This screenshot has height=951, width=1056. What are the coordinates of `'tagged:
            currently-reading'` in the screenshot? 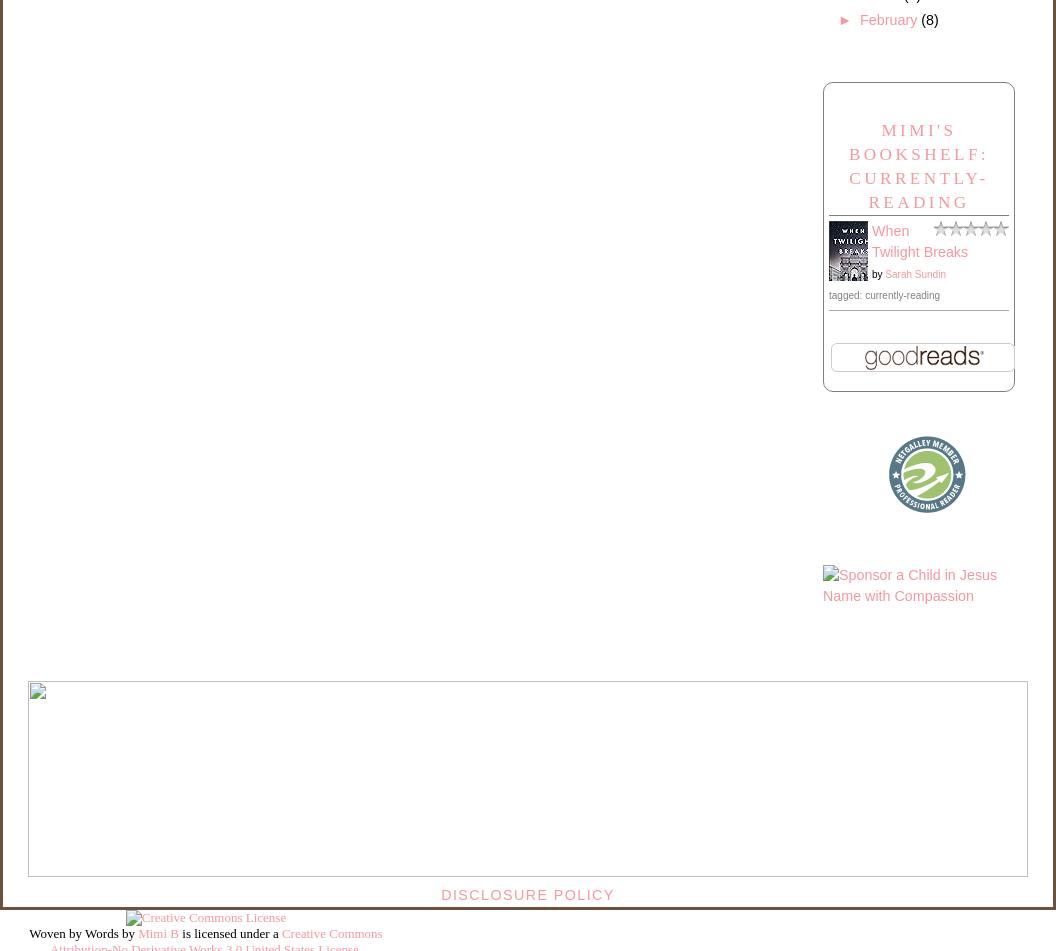 It's located at (883, 295).